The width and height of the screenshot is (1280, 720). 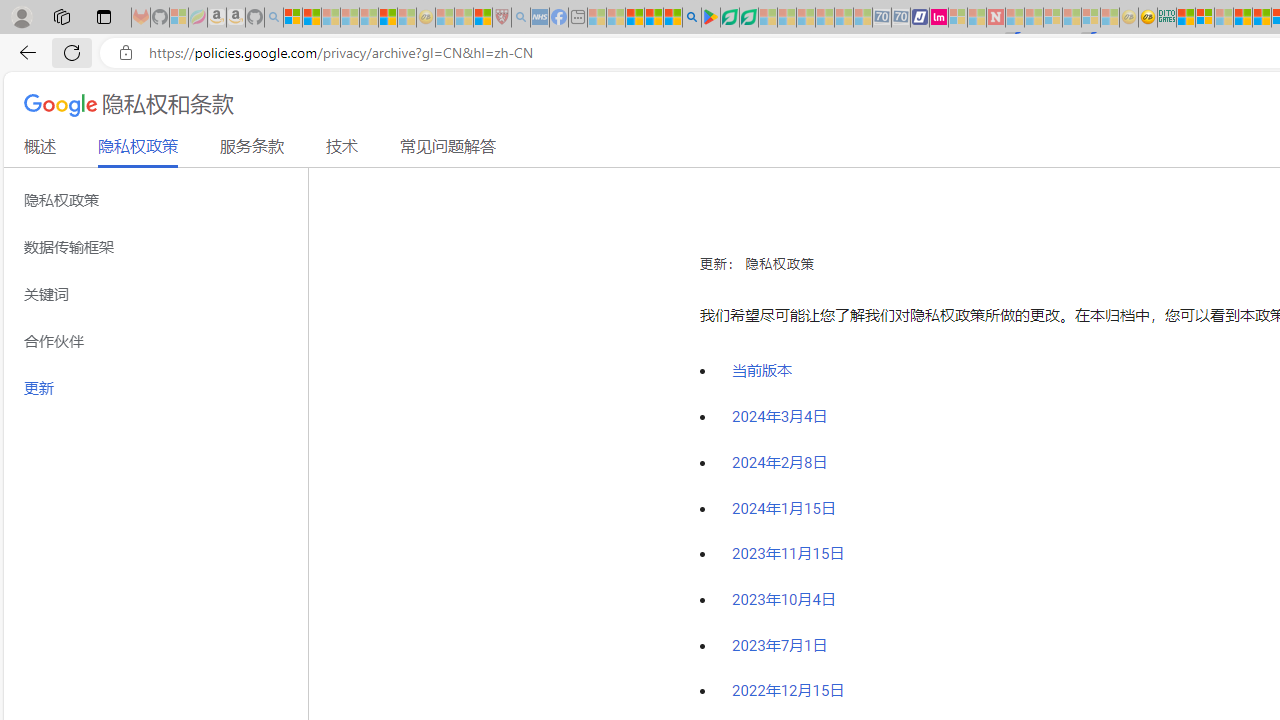 What do you see at coordinates (711, 17) in the screenshot?
I see `'Bluey: Let'` at bounding box center [711, 17].